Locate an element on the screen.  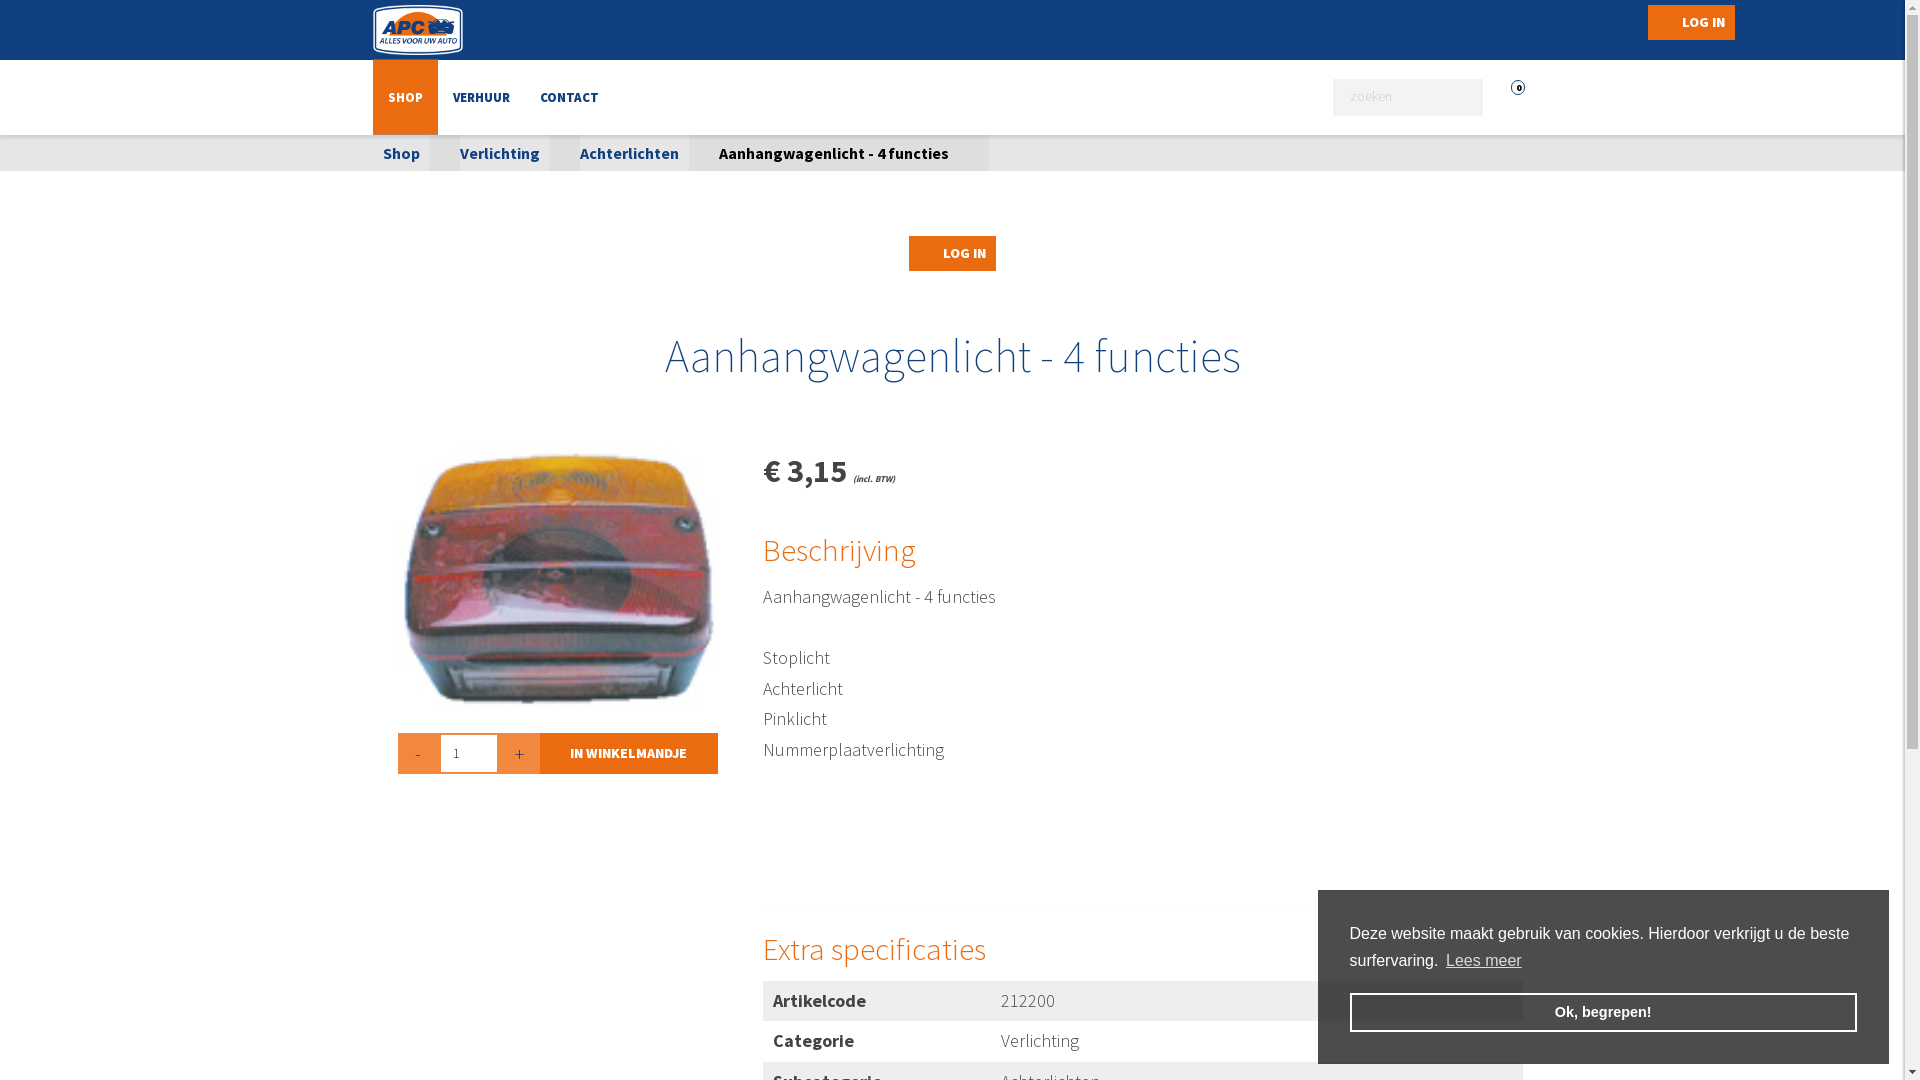
'Verlichting' is located at coordinates (499, 152).